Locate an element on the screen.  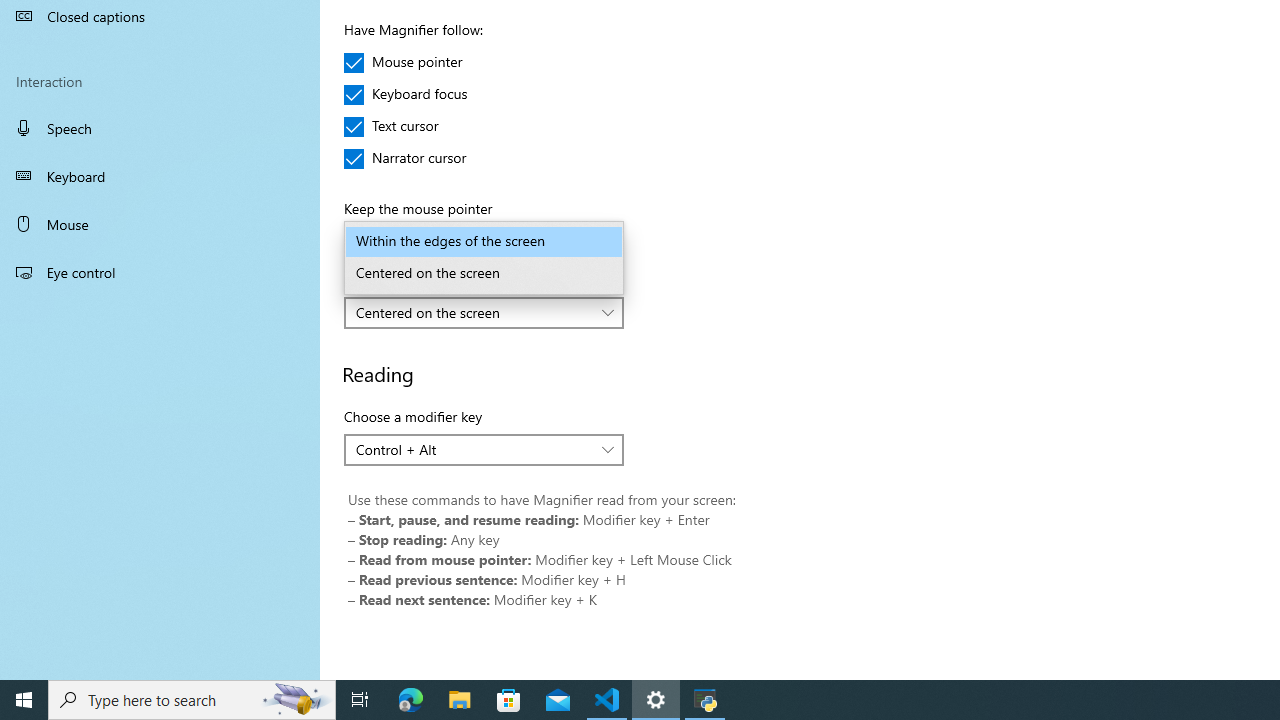
'Mouse' is located at coordinates (160, 223).